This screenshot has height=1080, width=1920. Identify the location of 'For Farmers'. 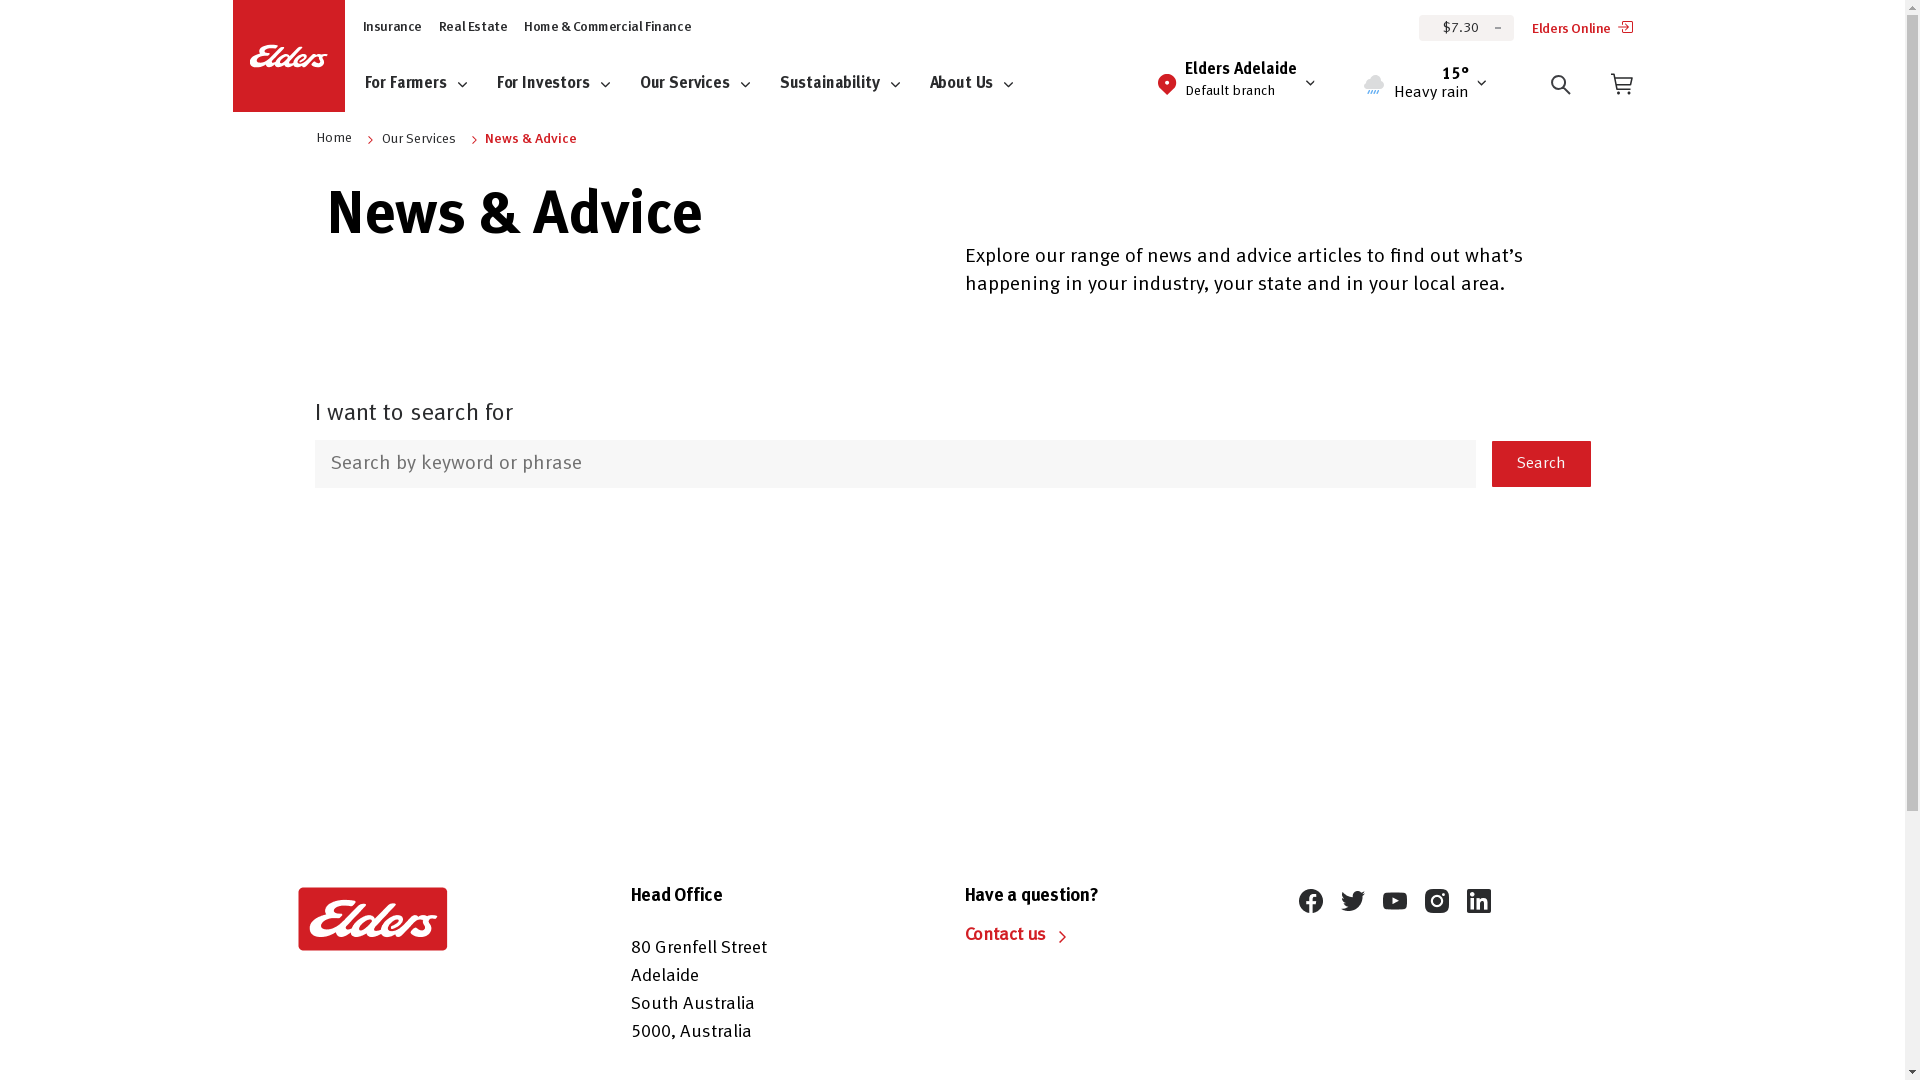
(425, 83).